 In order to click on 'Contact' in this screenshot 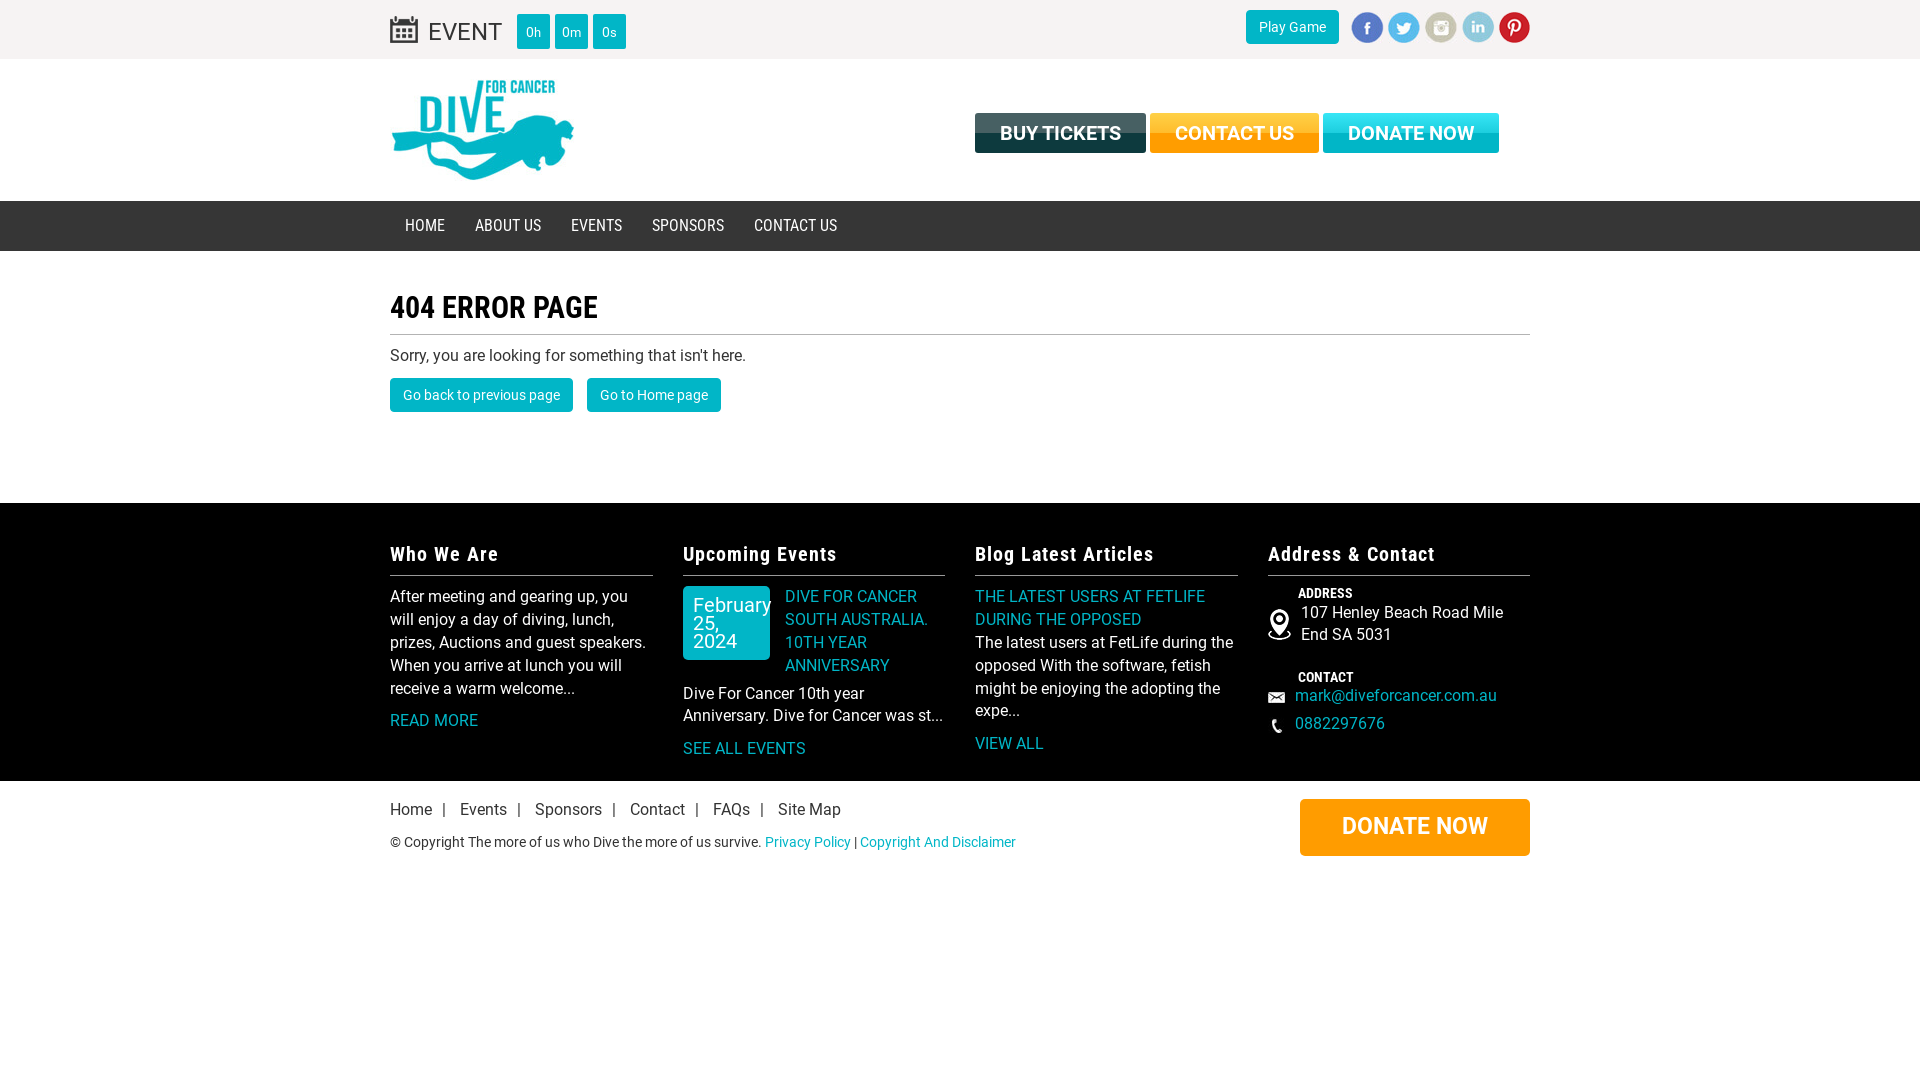, I will do `click(628, 810)`.